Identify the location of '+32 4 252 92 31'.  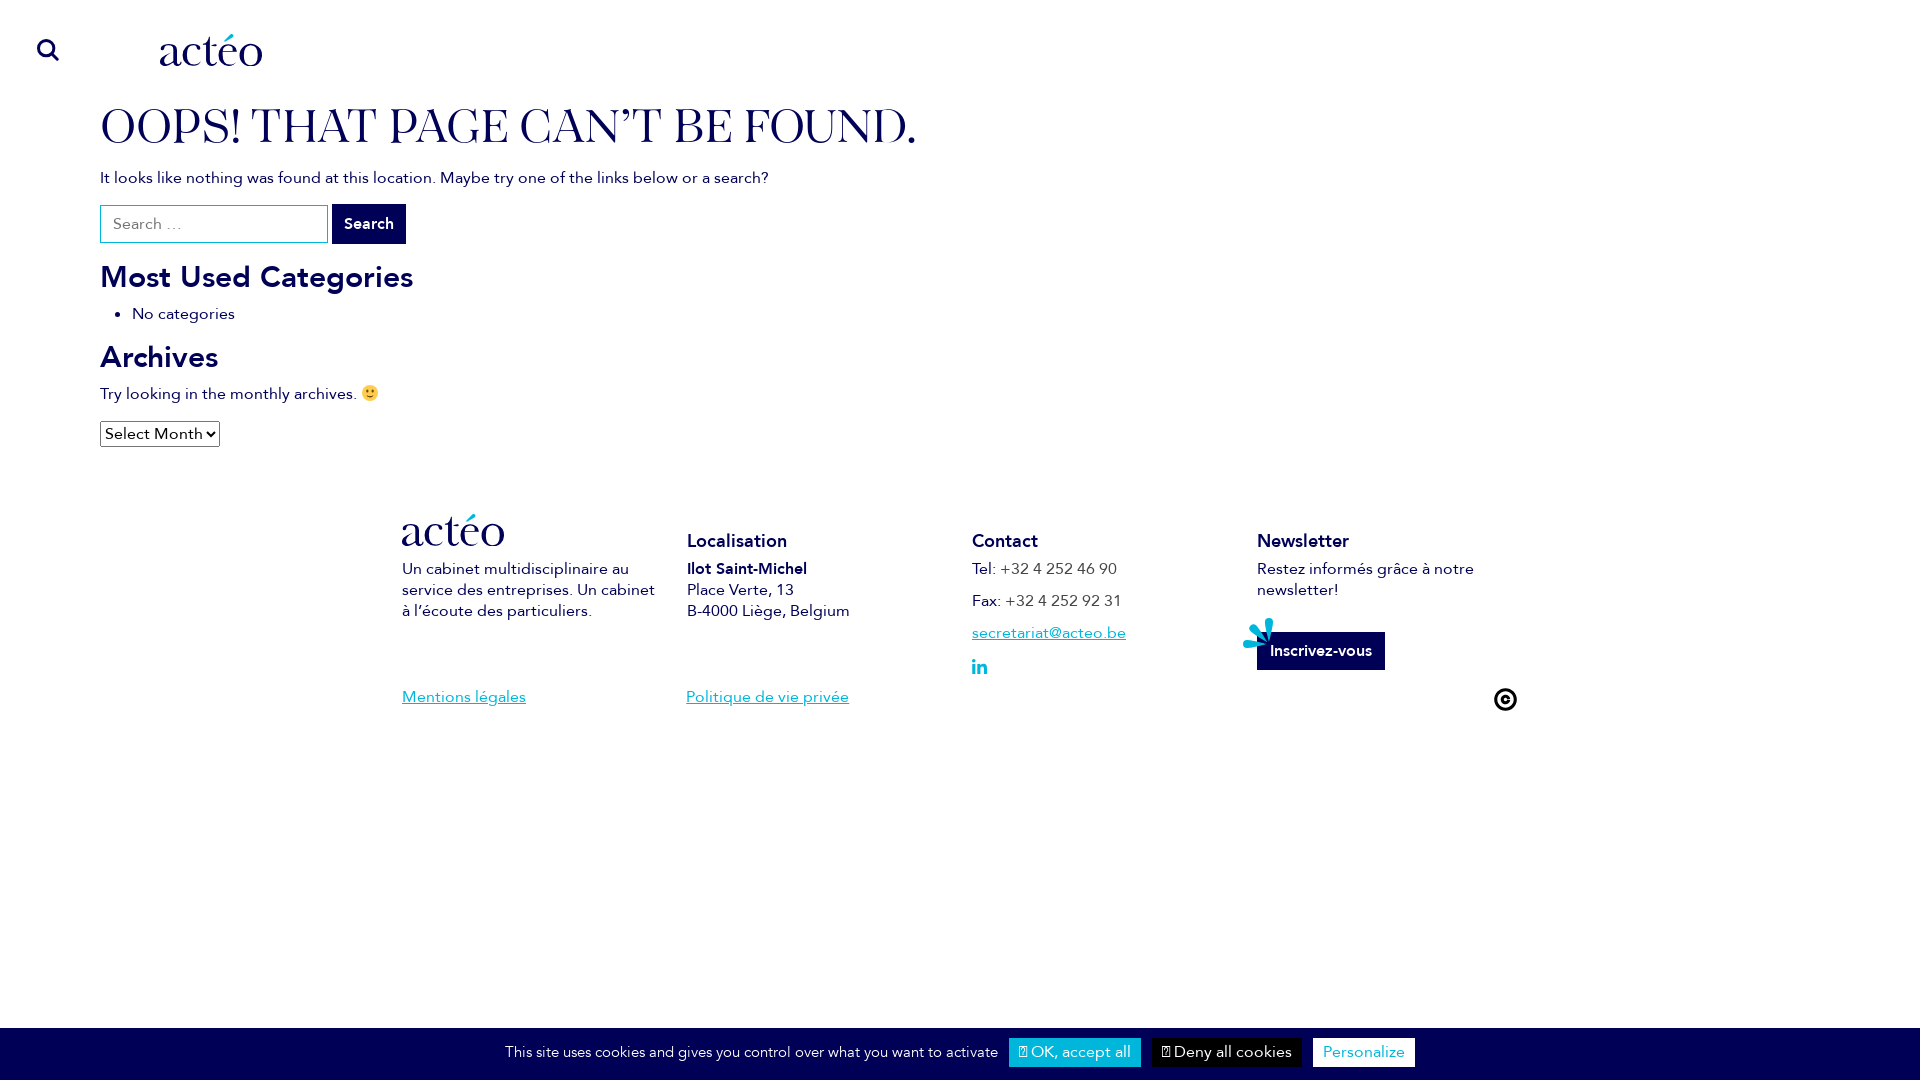
(1062, 600).